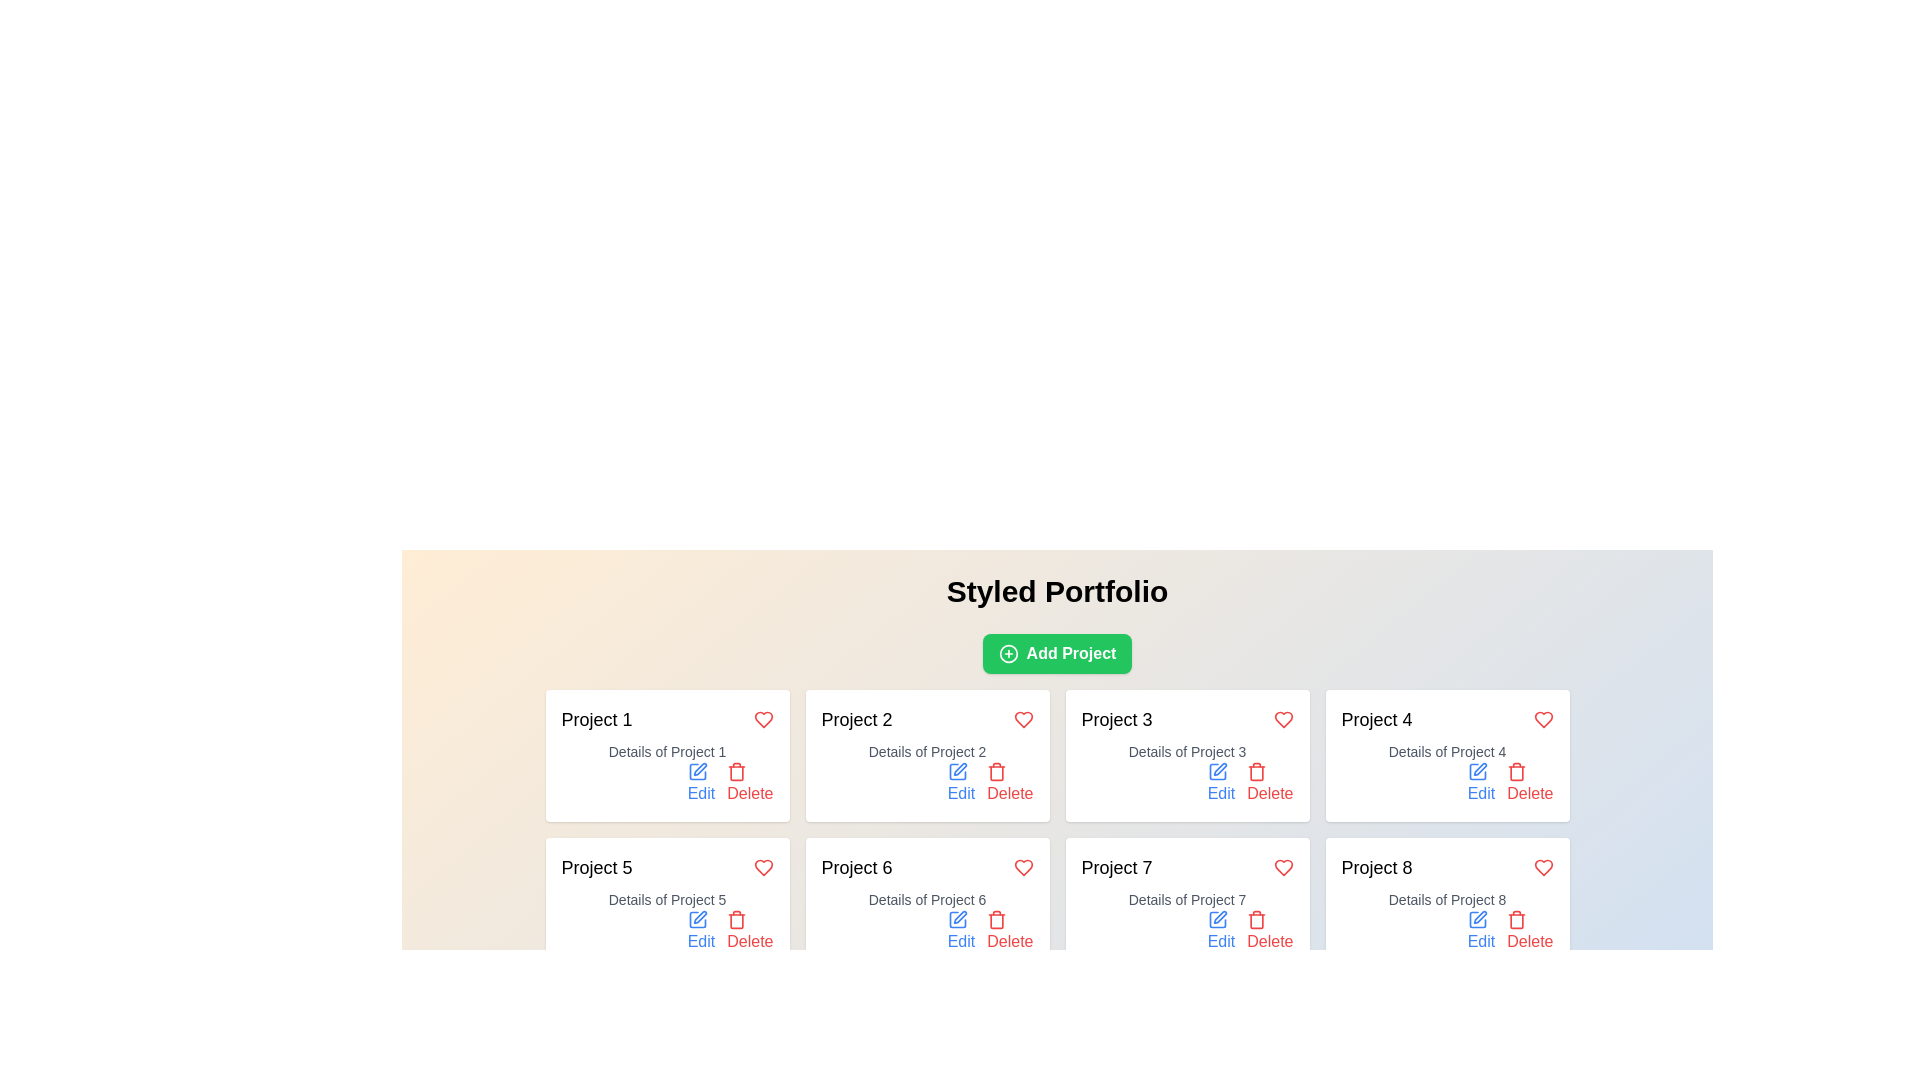  Describe the element at coordinates (1283, 866) in the screenshot. I see `the heart-shaped icon button in the top-right corner of the 'Project 4' card` at that location.